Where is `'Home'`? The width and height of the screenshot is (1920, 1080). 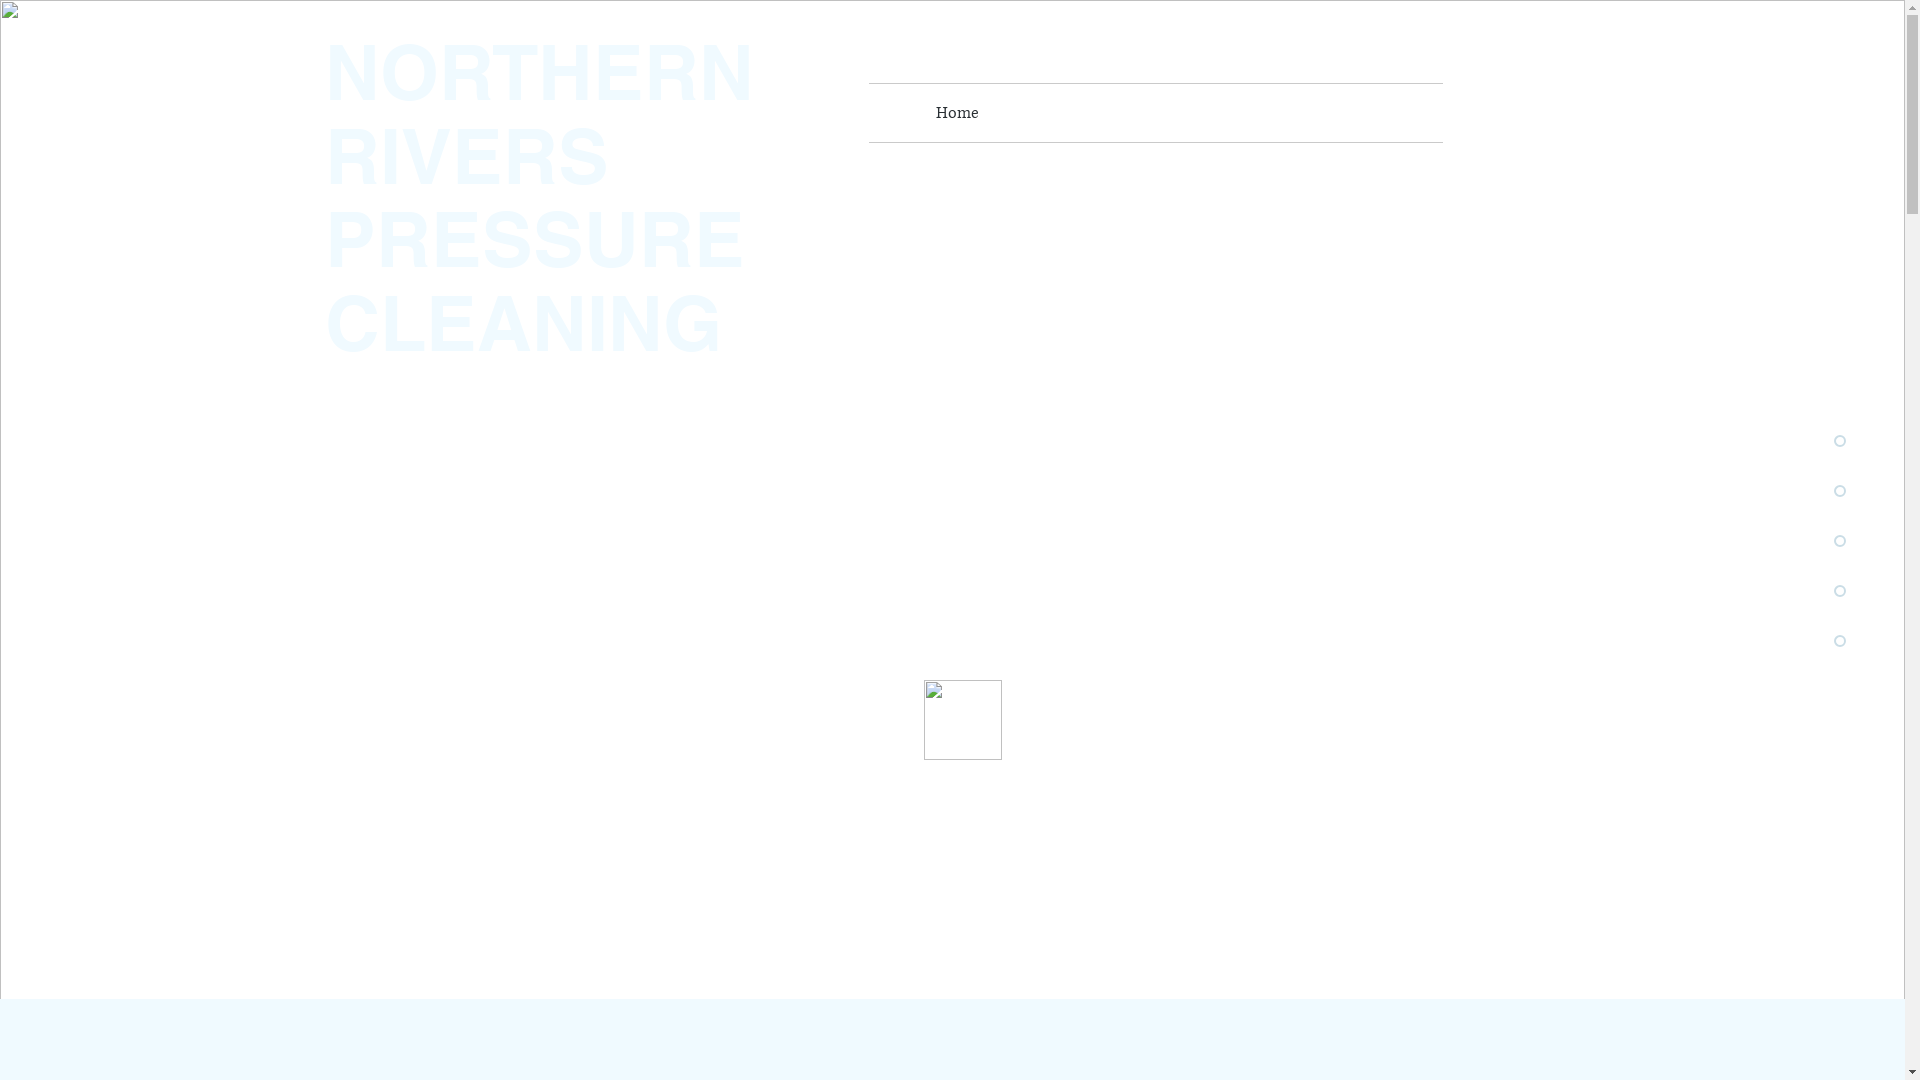 'Home' is located at coordinates (956, 112).